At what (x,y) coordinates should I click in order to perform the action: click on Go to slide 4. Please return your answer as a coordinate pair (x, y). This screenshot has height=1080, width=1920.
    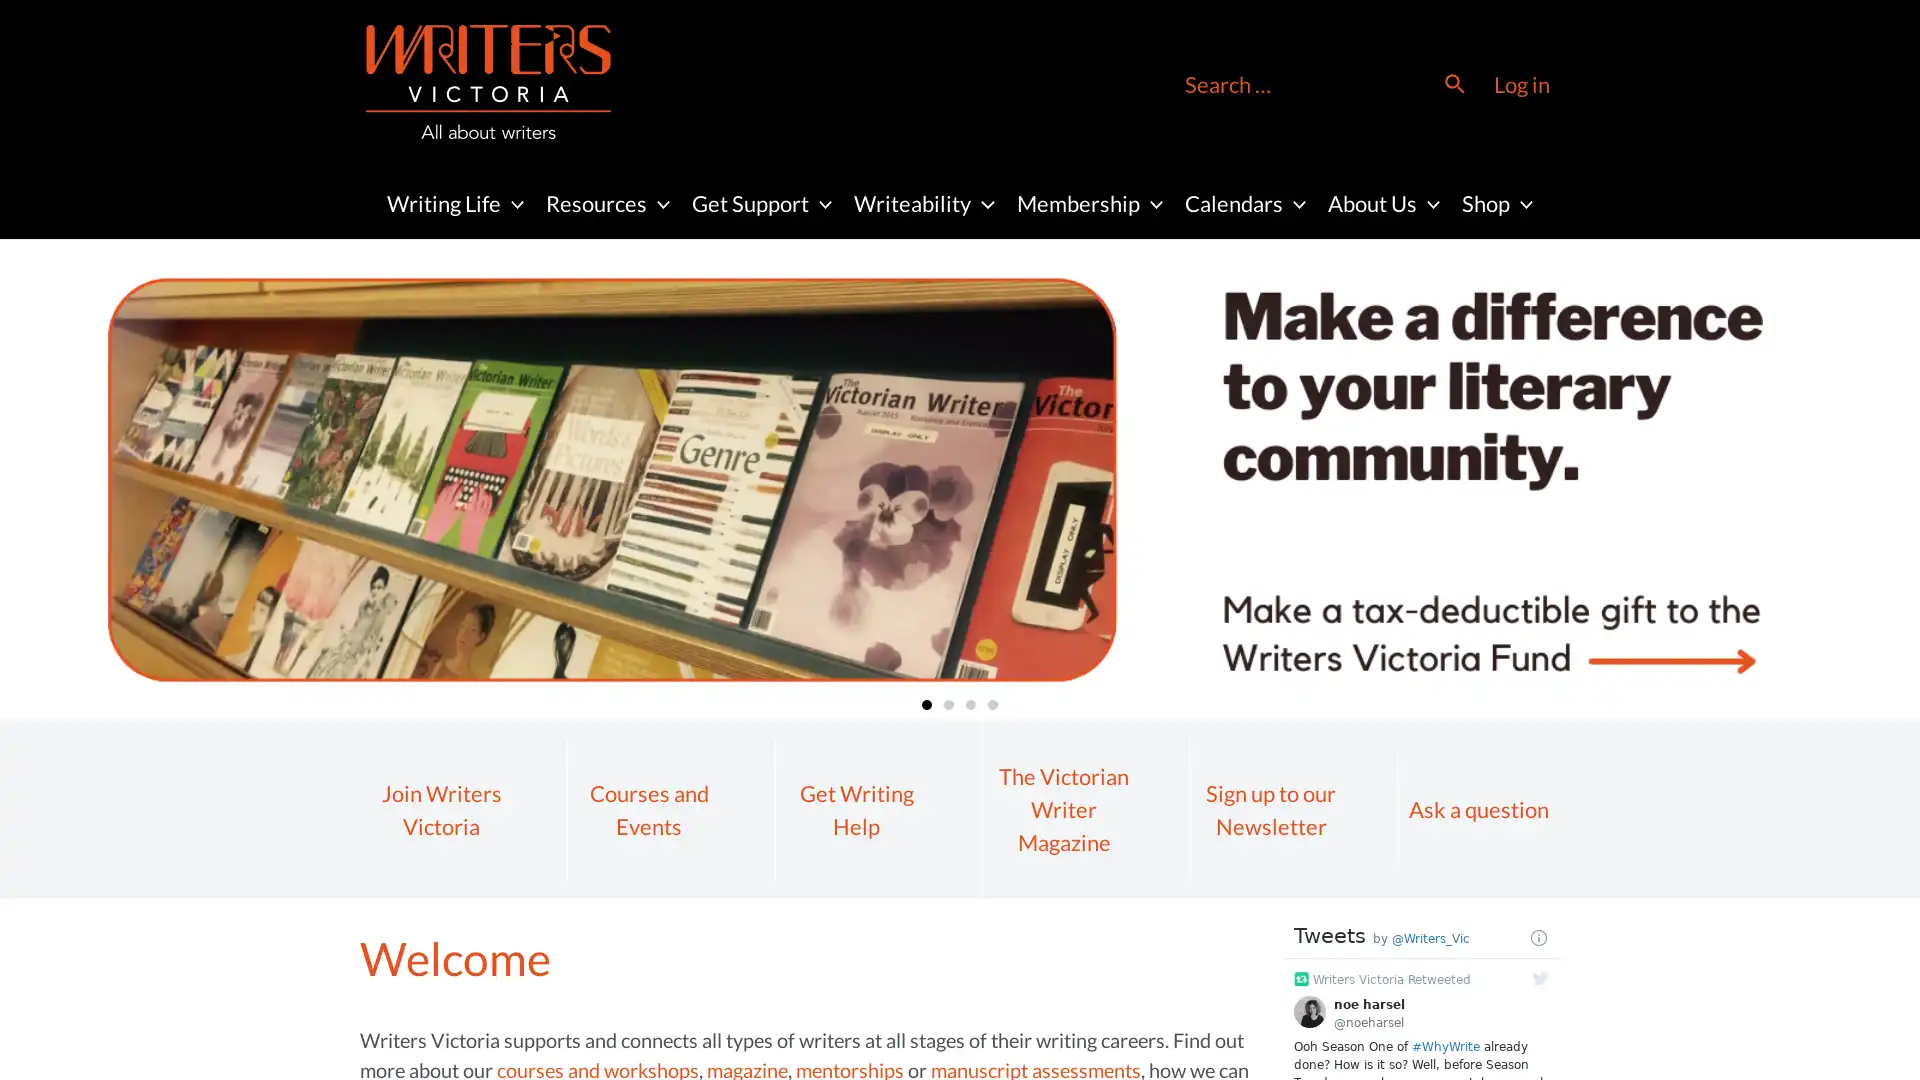
    Looking at the image, I should click on (993, 703).